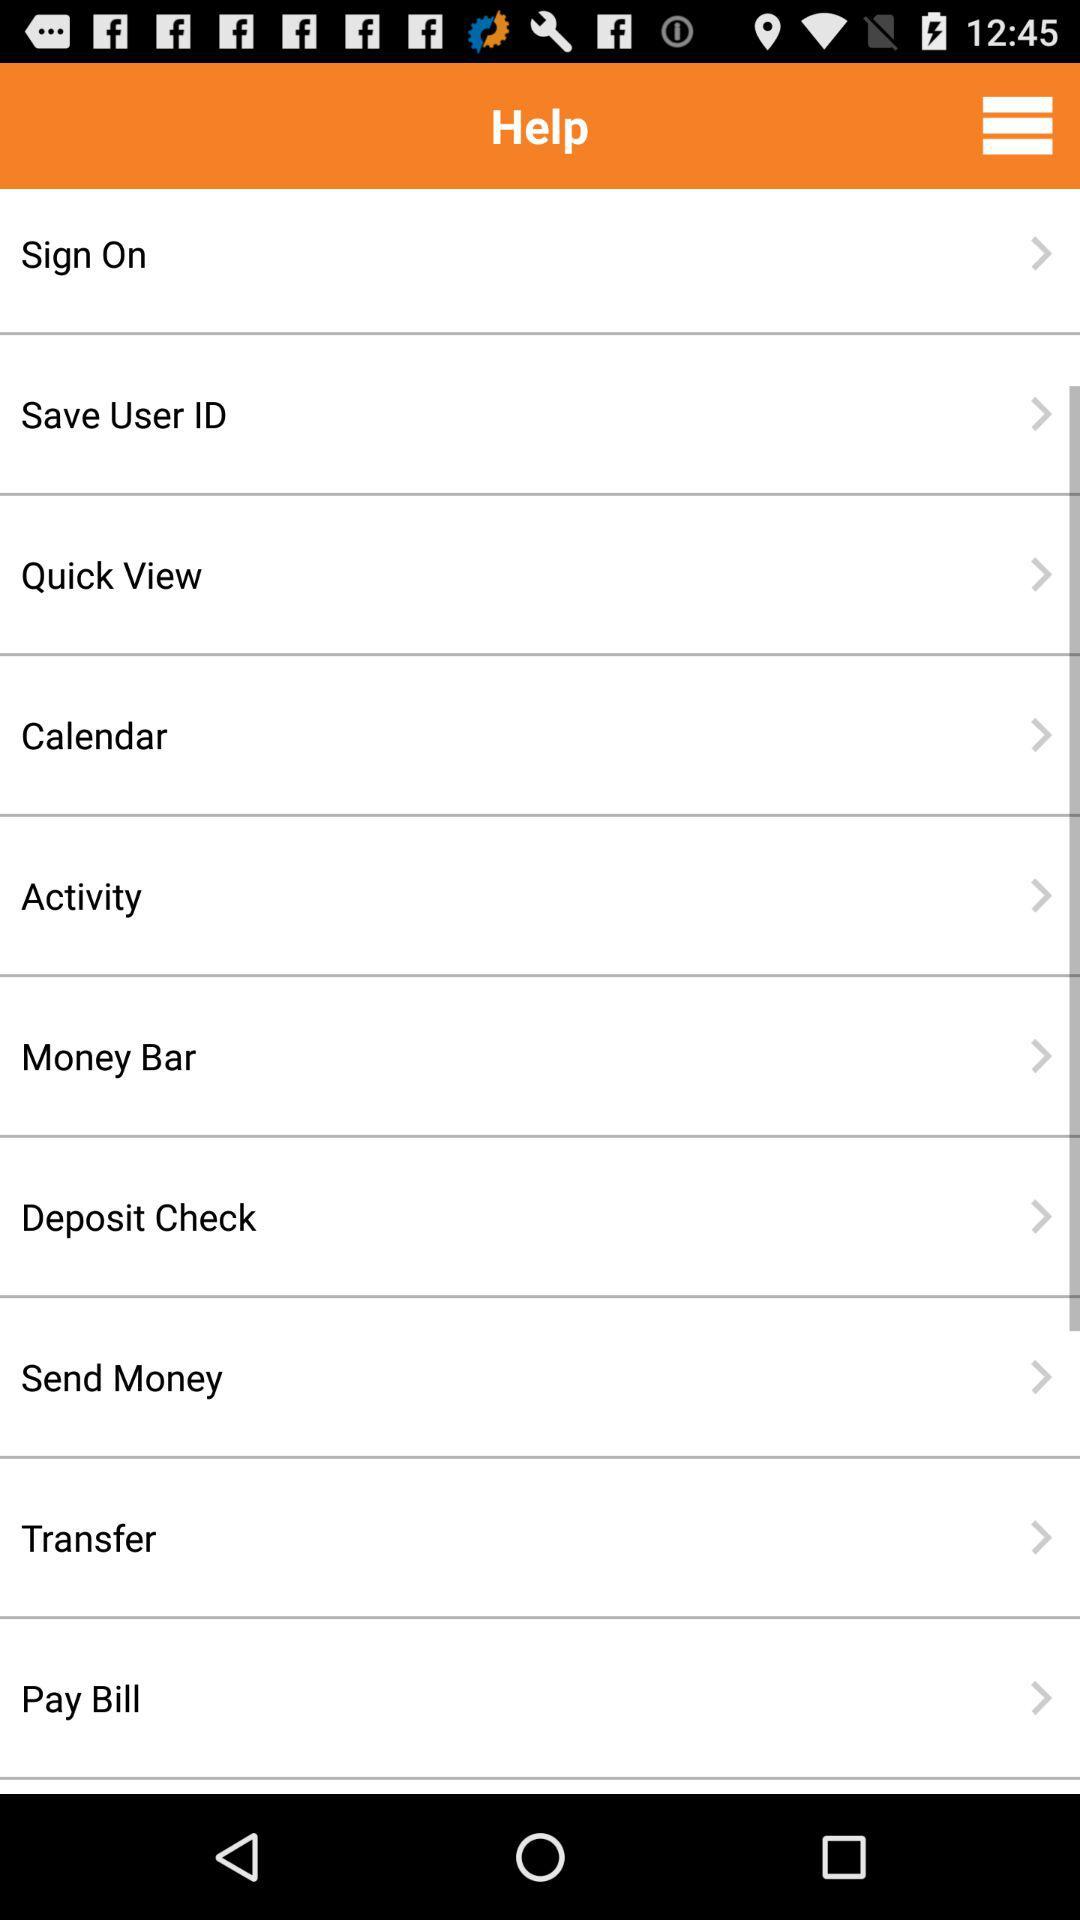 The width and height of the screenshot is (1080, 1920). I want to click on item next to pay bill, so click(1040, 1697).